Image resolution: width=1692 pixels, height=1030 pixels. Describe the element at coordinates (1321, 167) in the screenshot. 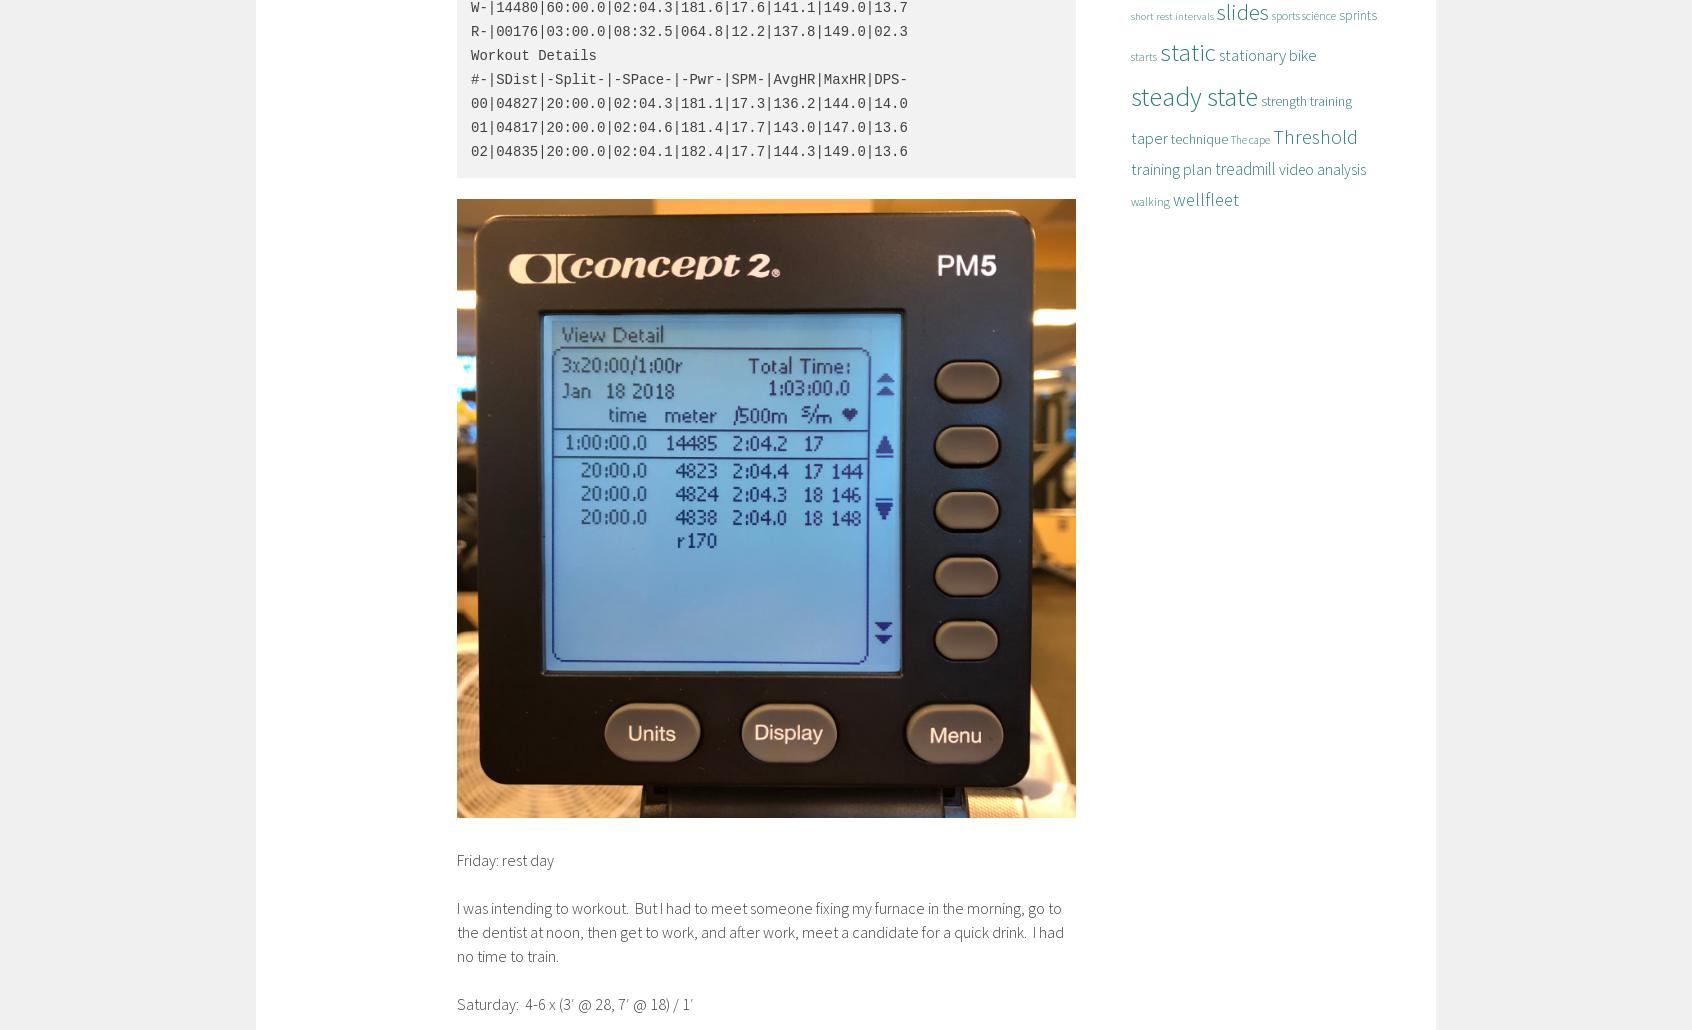

I see `'video analysis'` at that location.